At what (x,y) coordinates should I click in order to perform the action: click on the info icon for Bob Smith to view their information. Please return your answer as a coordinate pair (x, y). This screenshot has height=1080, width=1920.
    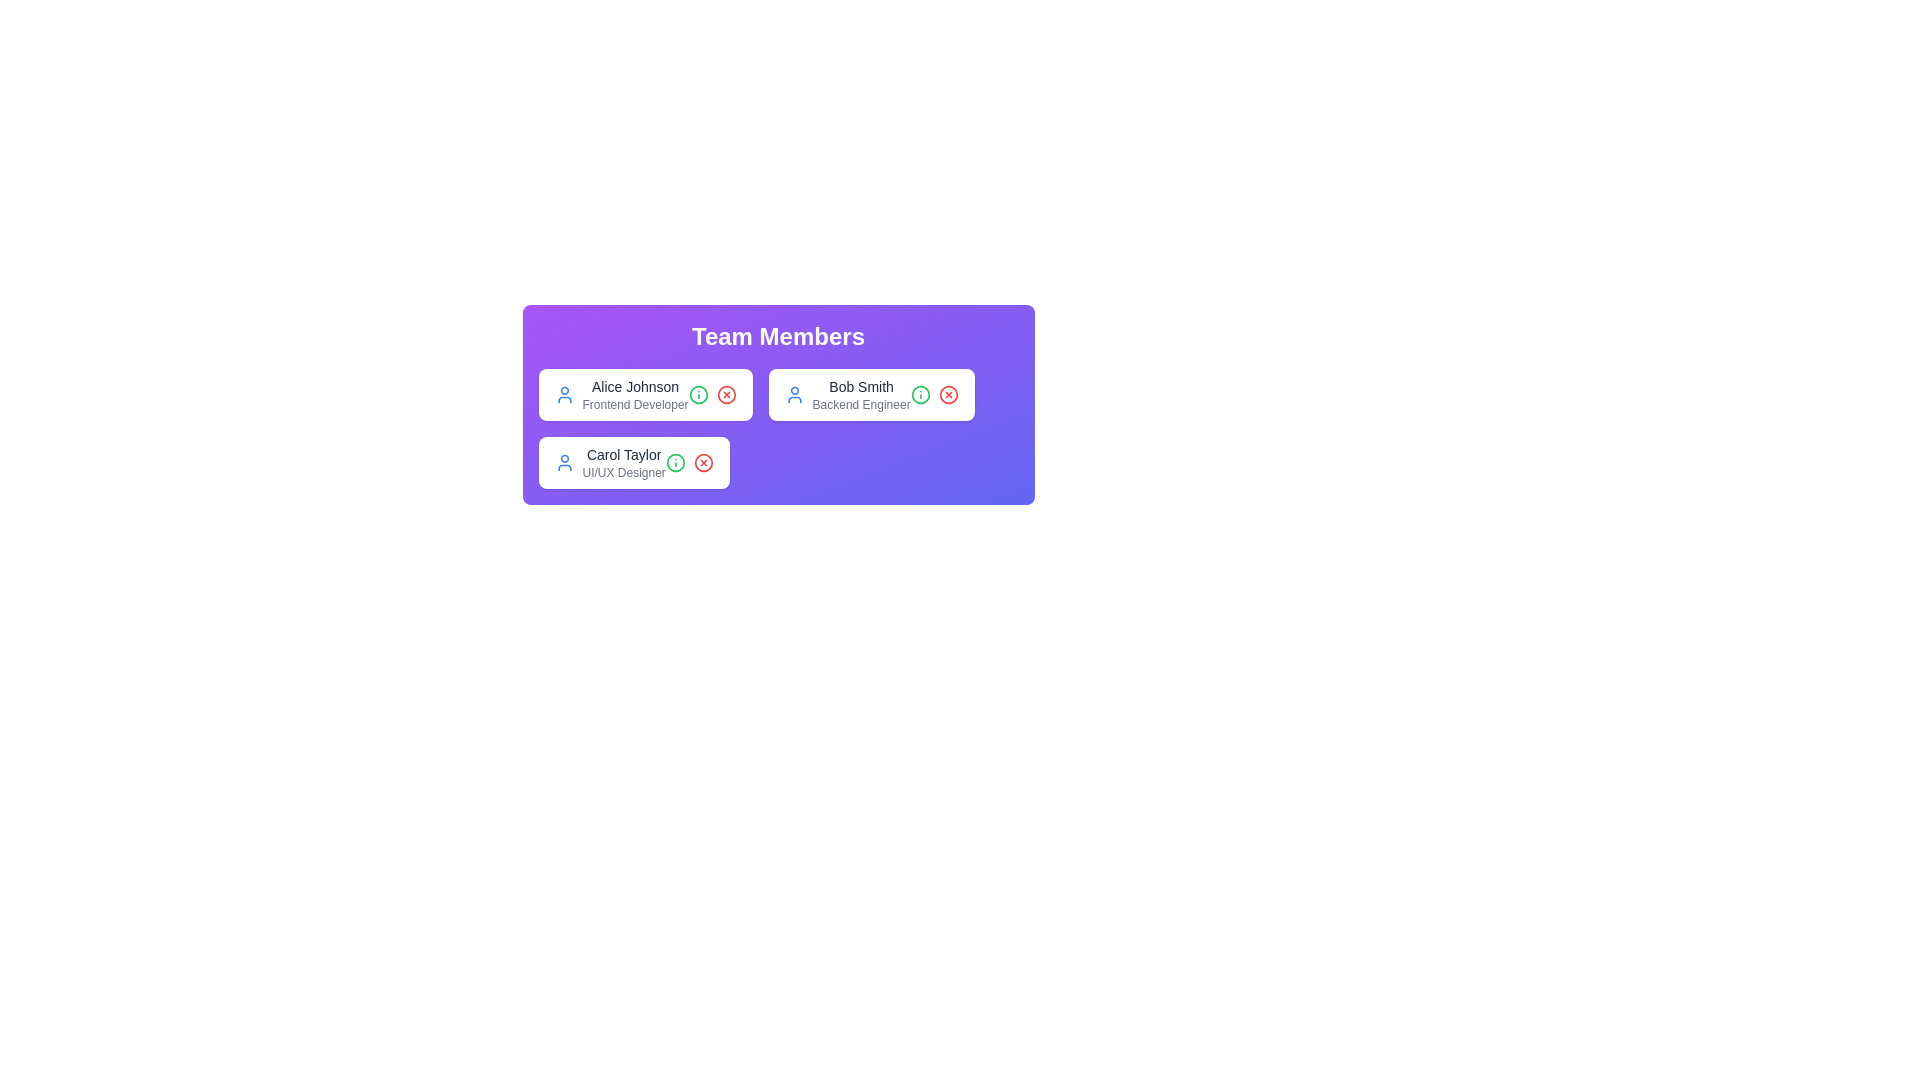
    Looking at the image, I should click on (919, 394).